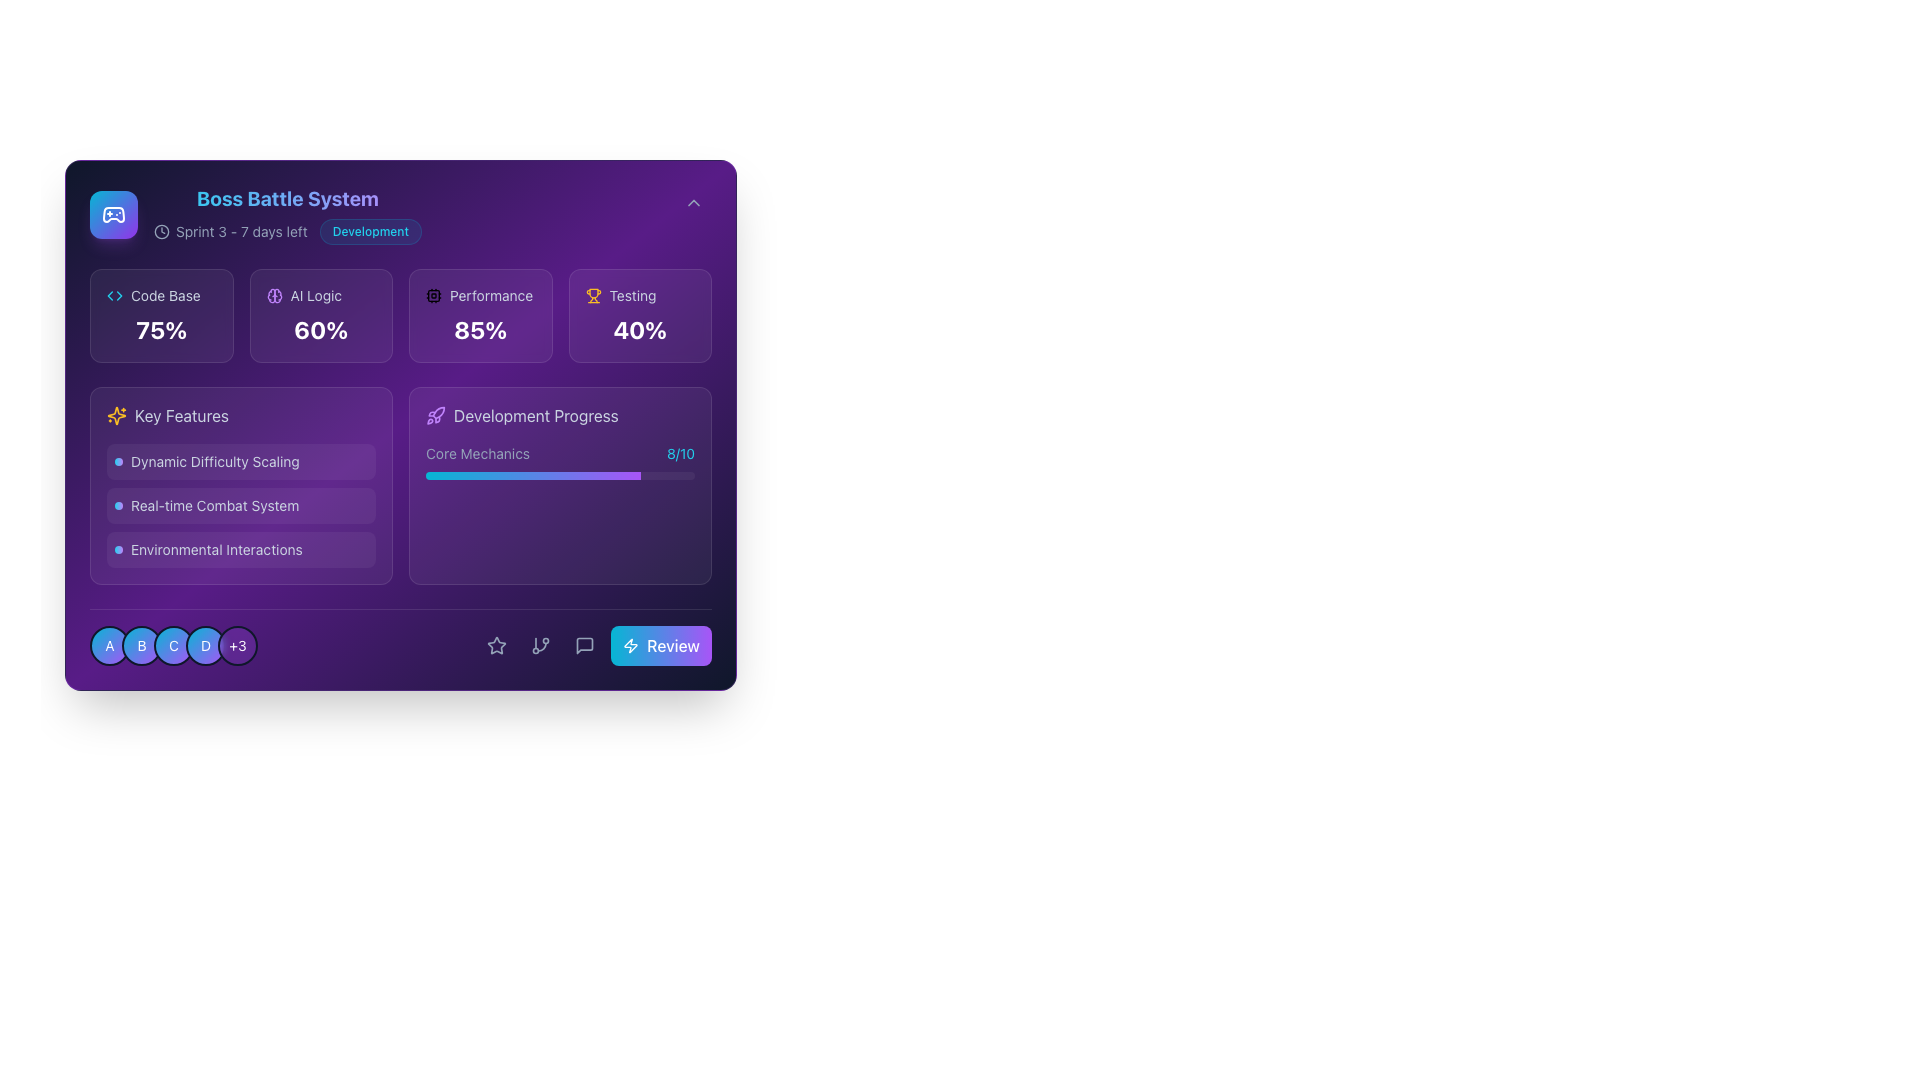  What do you see at coordinates (161, 329) in the screenshot?
I see `the numeric percentage value text label styled in bold white font within the 'Code Base' card` at bounding box center [161, 329].